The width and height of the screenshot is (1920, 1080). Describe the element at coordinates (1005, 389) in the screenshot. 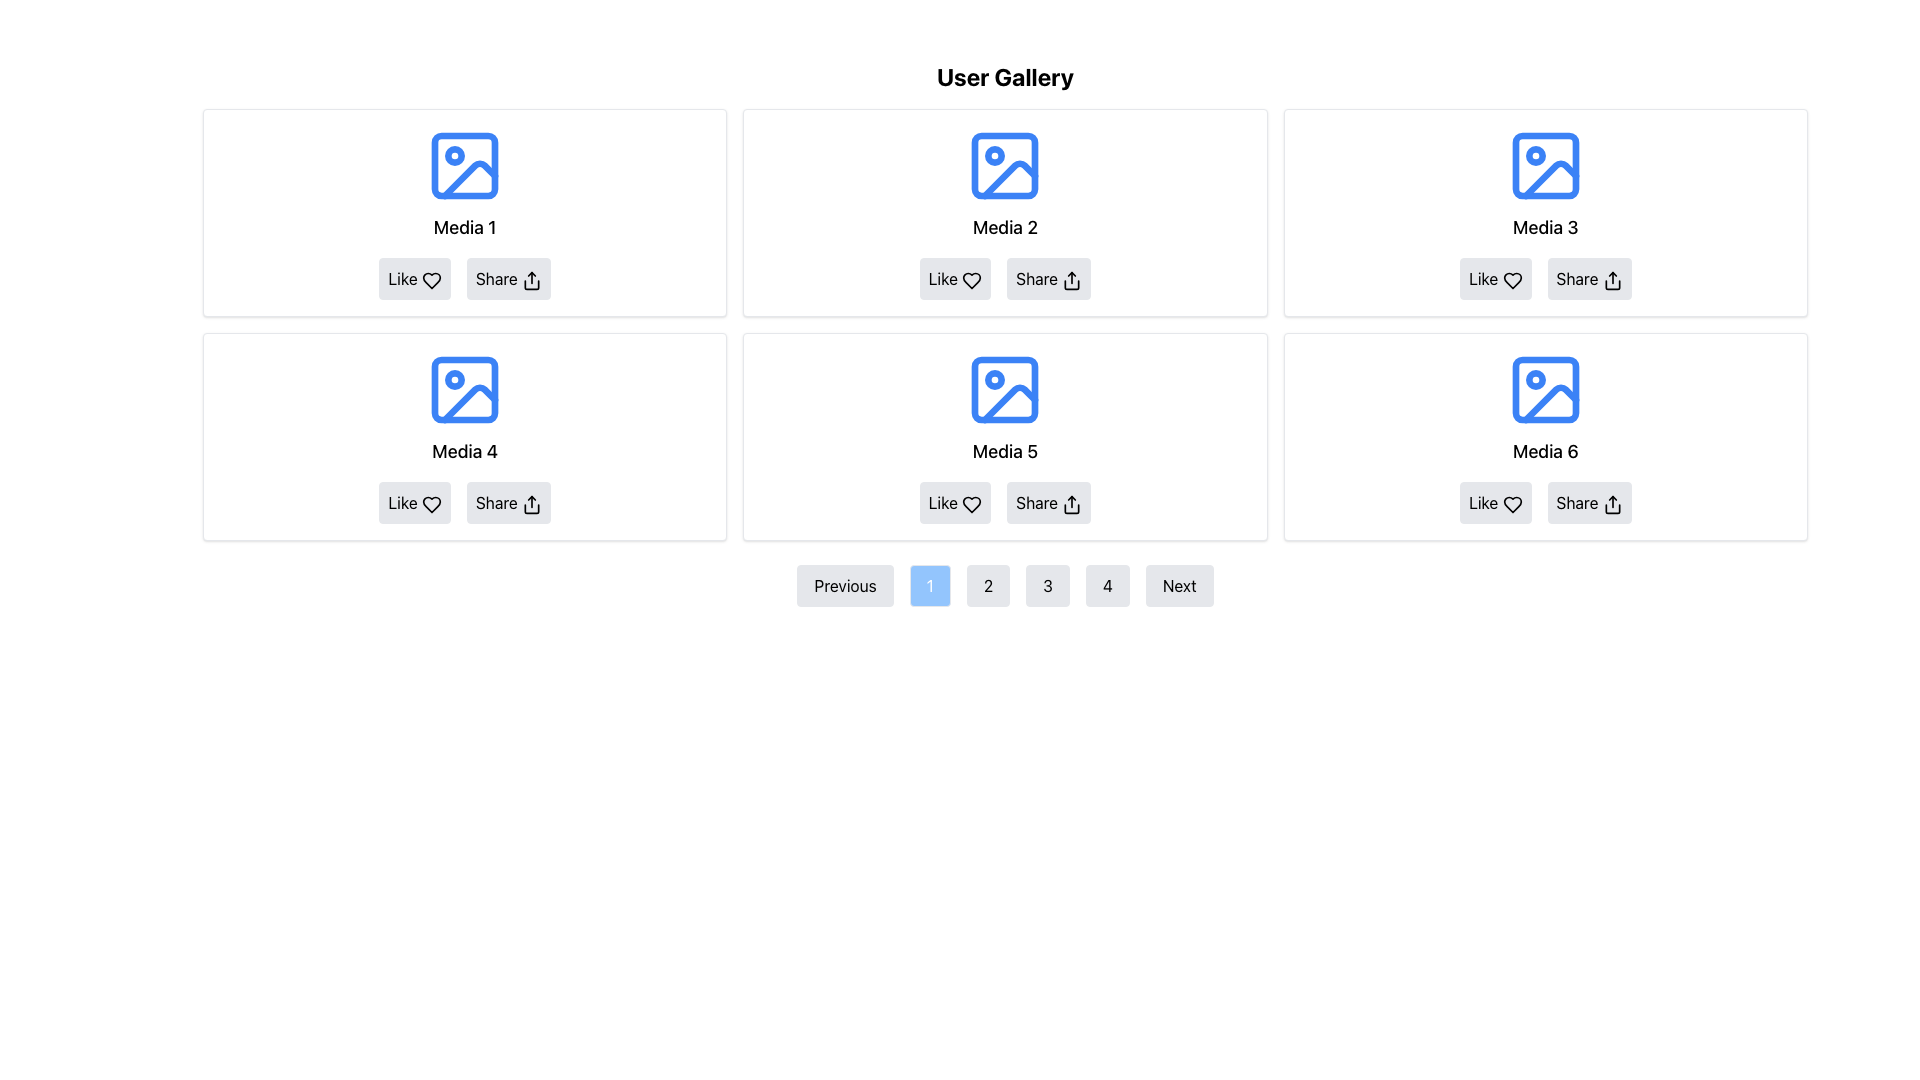

I see `the Icon located in the fifth card of the gallery grid, which is identified by 'Media 5' text below it, positioned above the 'Like' and 'Share' buttons` at that location.